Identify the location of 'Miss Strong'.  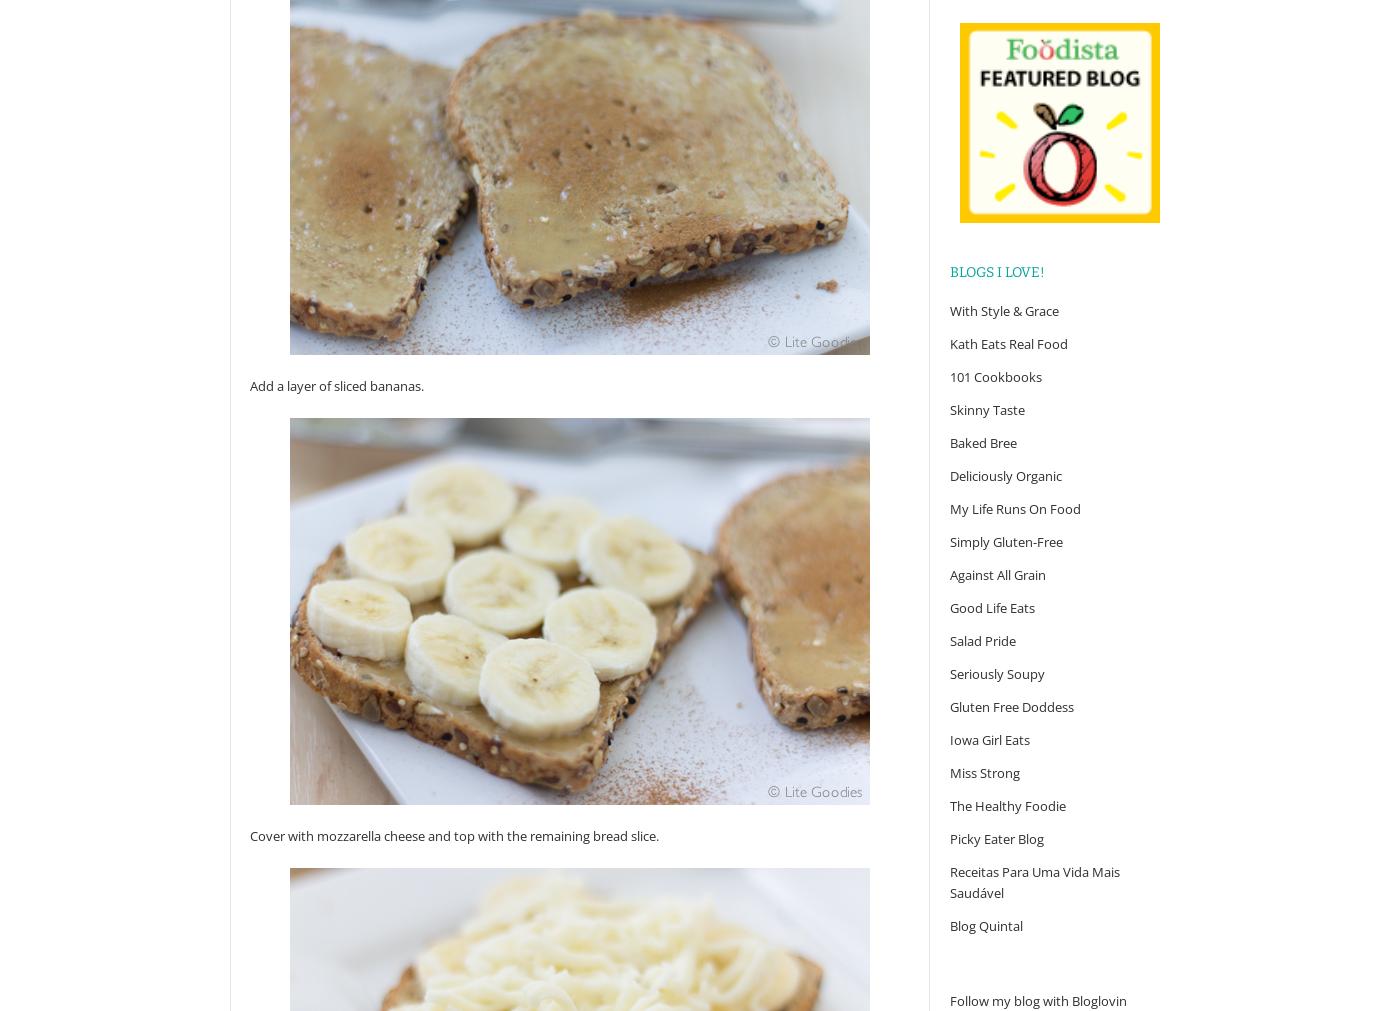
(985, 772).